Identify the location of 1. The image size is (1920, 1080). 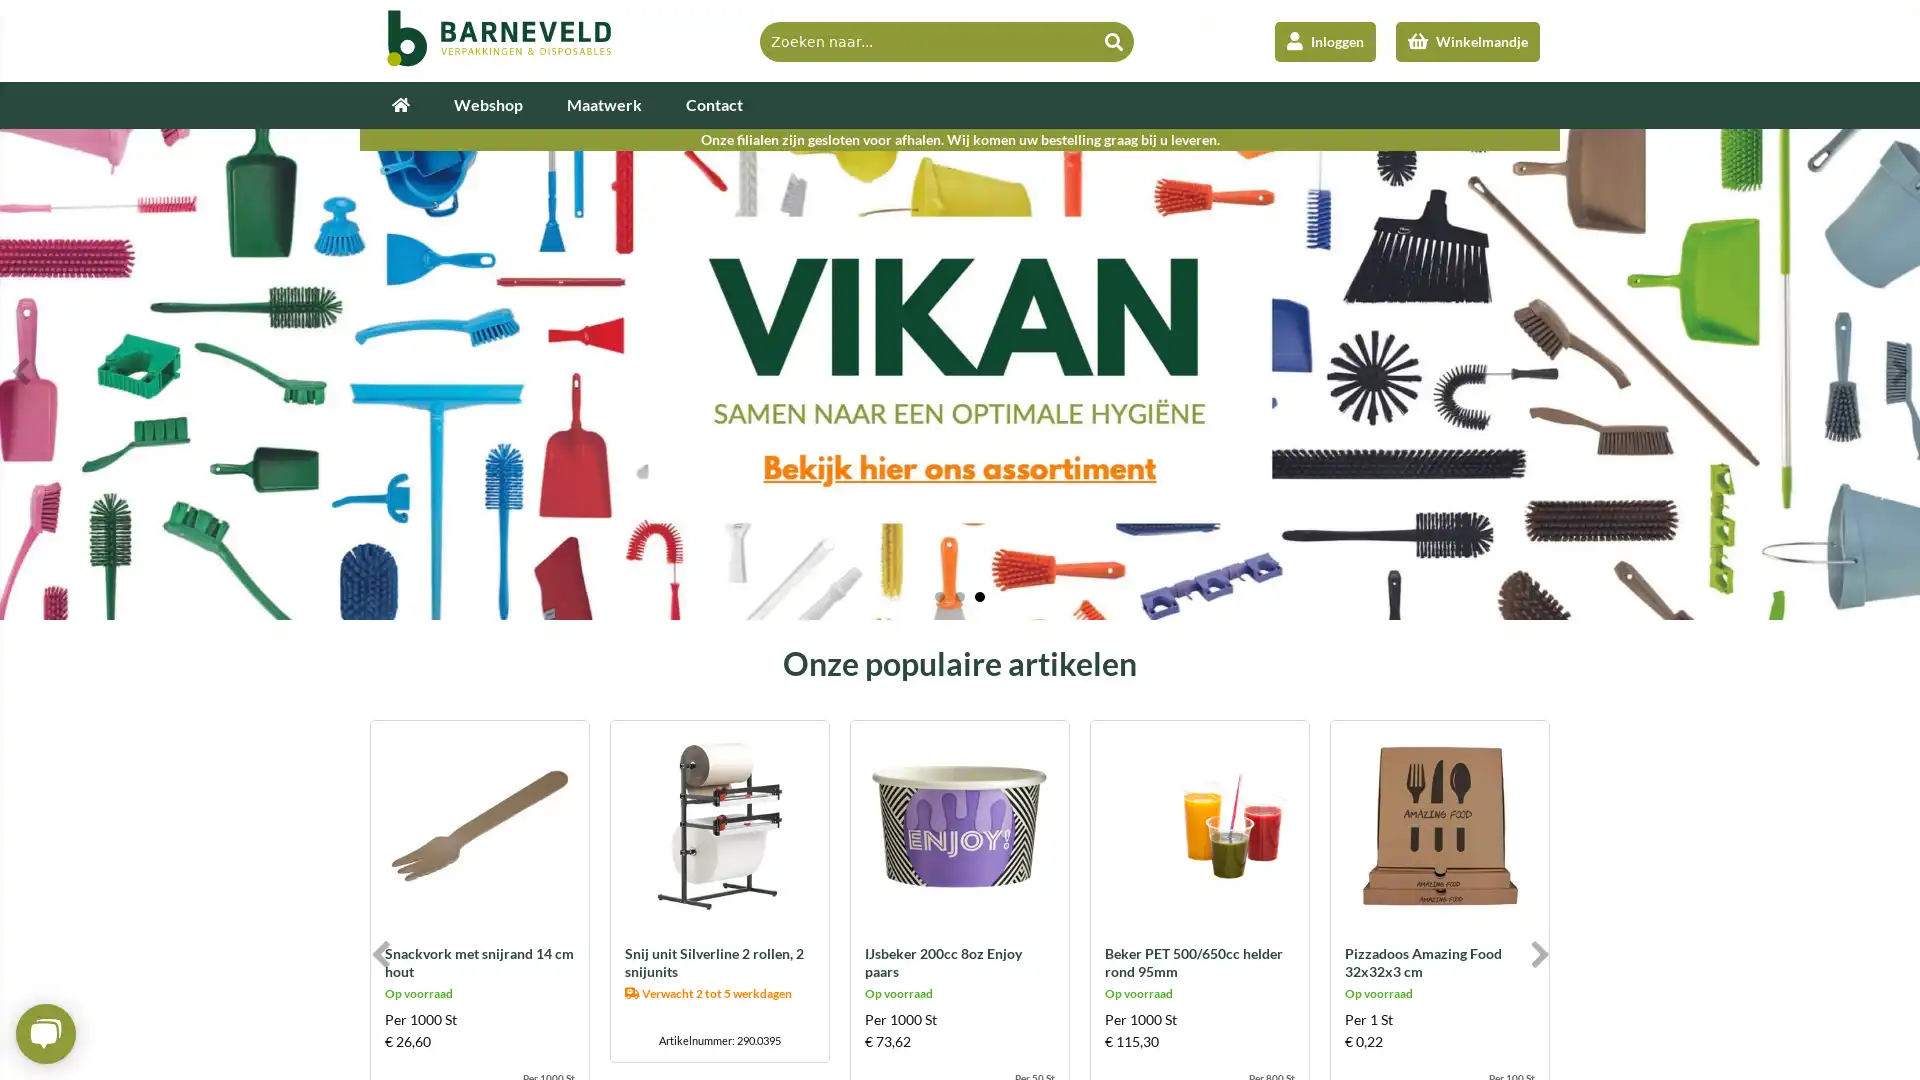
(939, 596).